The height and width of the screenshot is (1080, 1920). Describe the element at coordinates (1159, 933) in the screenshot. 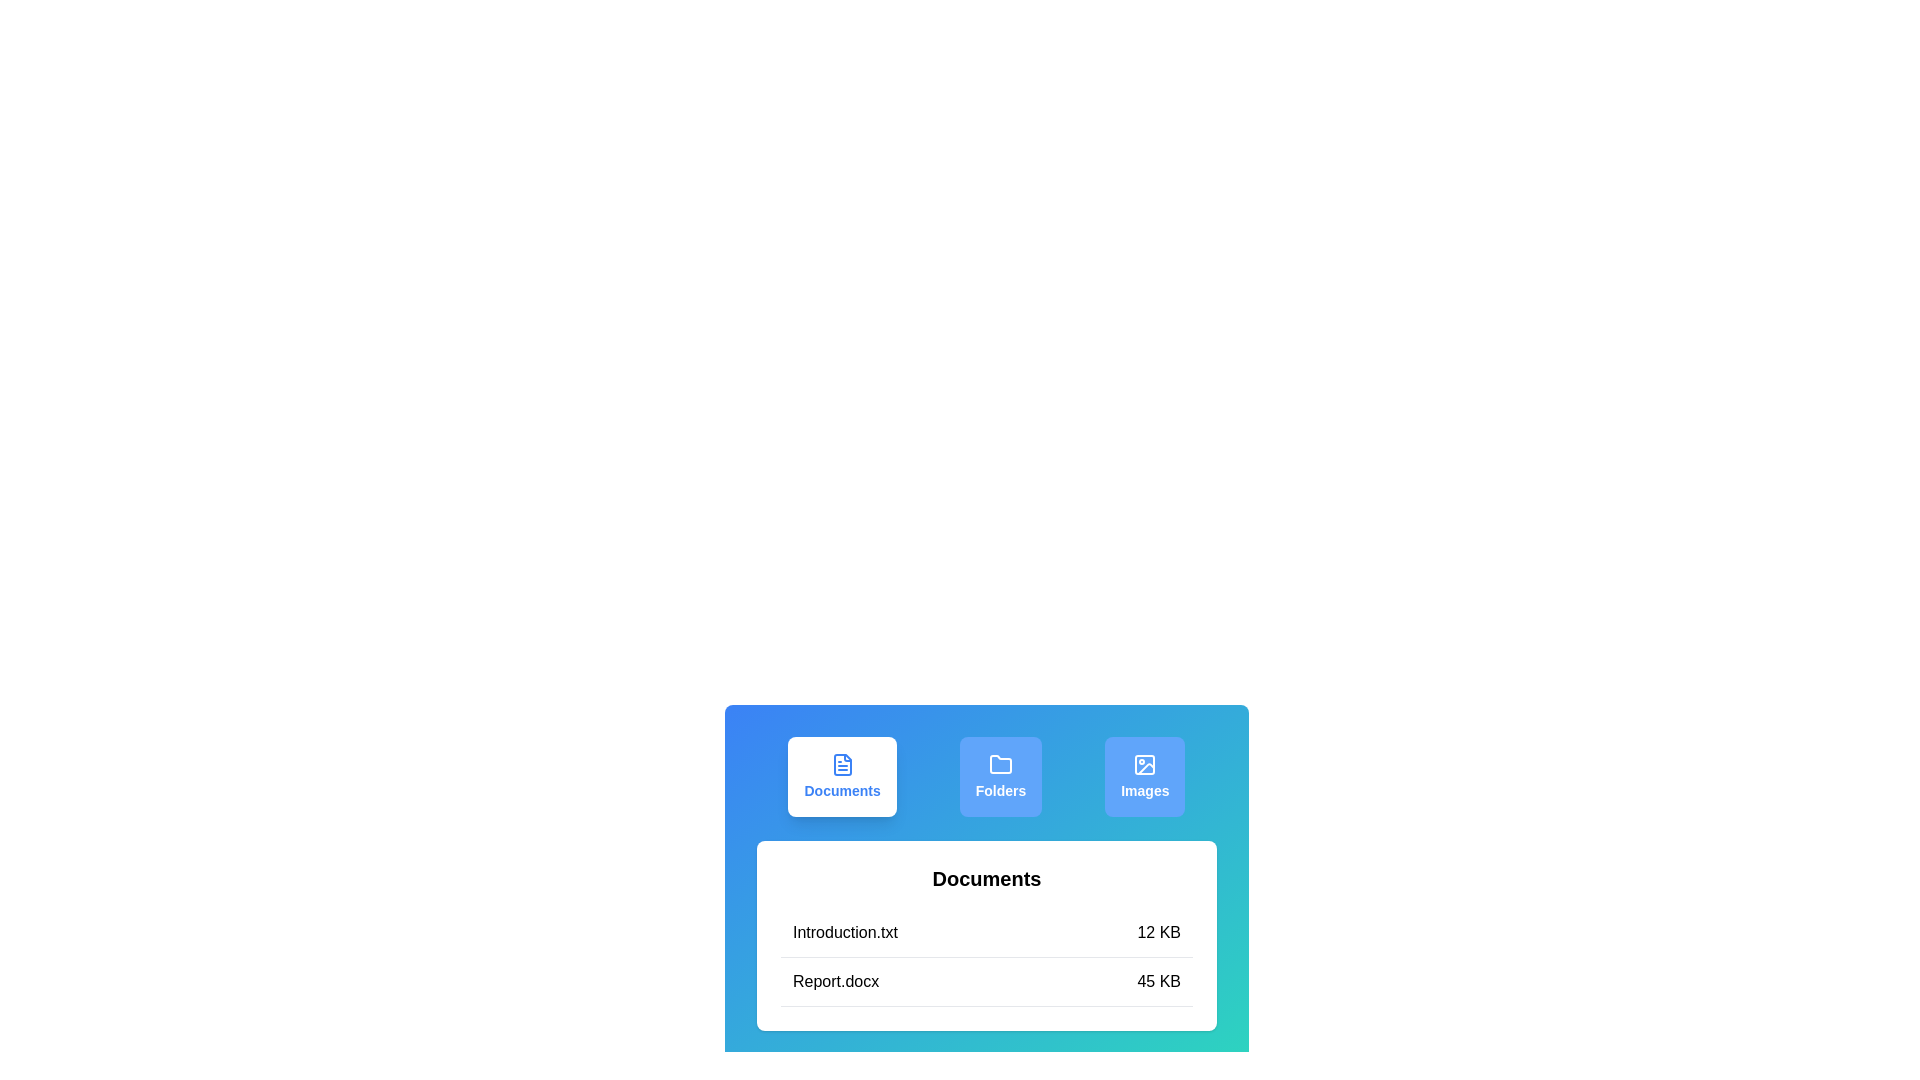

I see `the Text Label displaying '12 KB', which is located in the bottom section of the interface, within the 'Documents' card and horizontally aligned to the right of 'Introduction.txt'` at that location.